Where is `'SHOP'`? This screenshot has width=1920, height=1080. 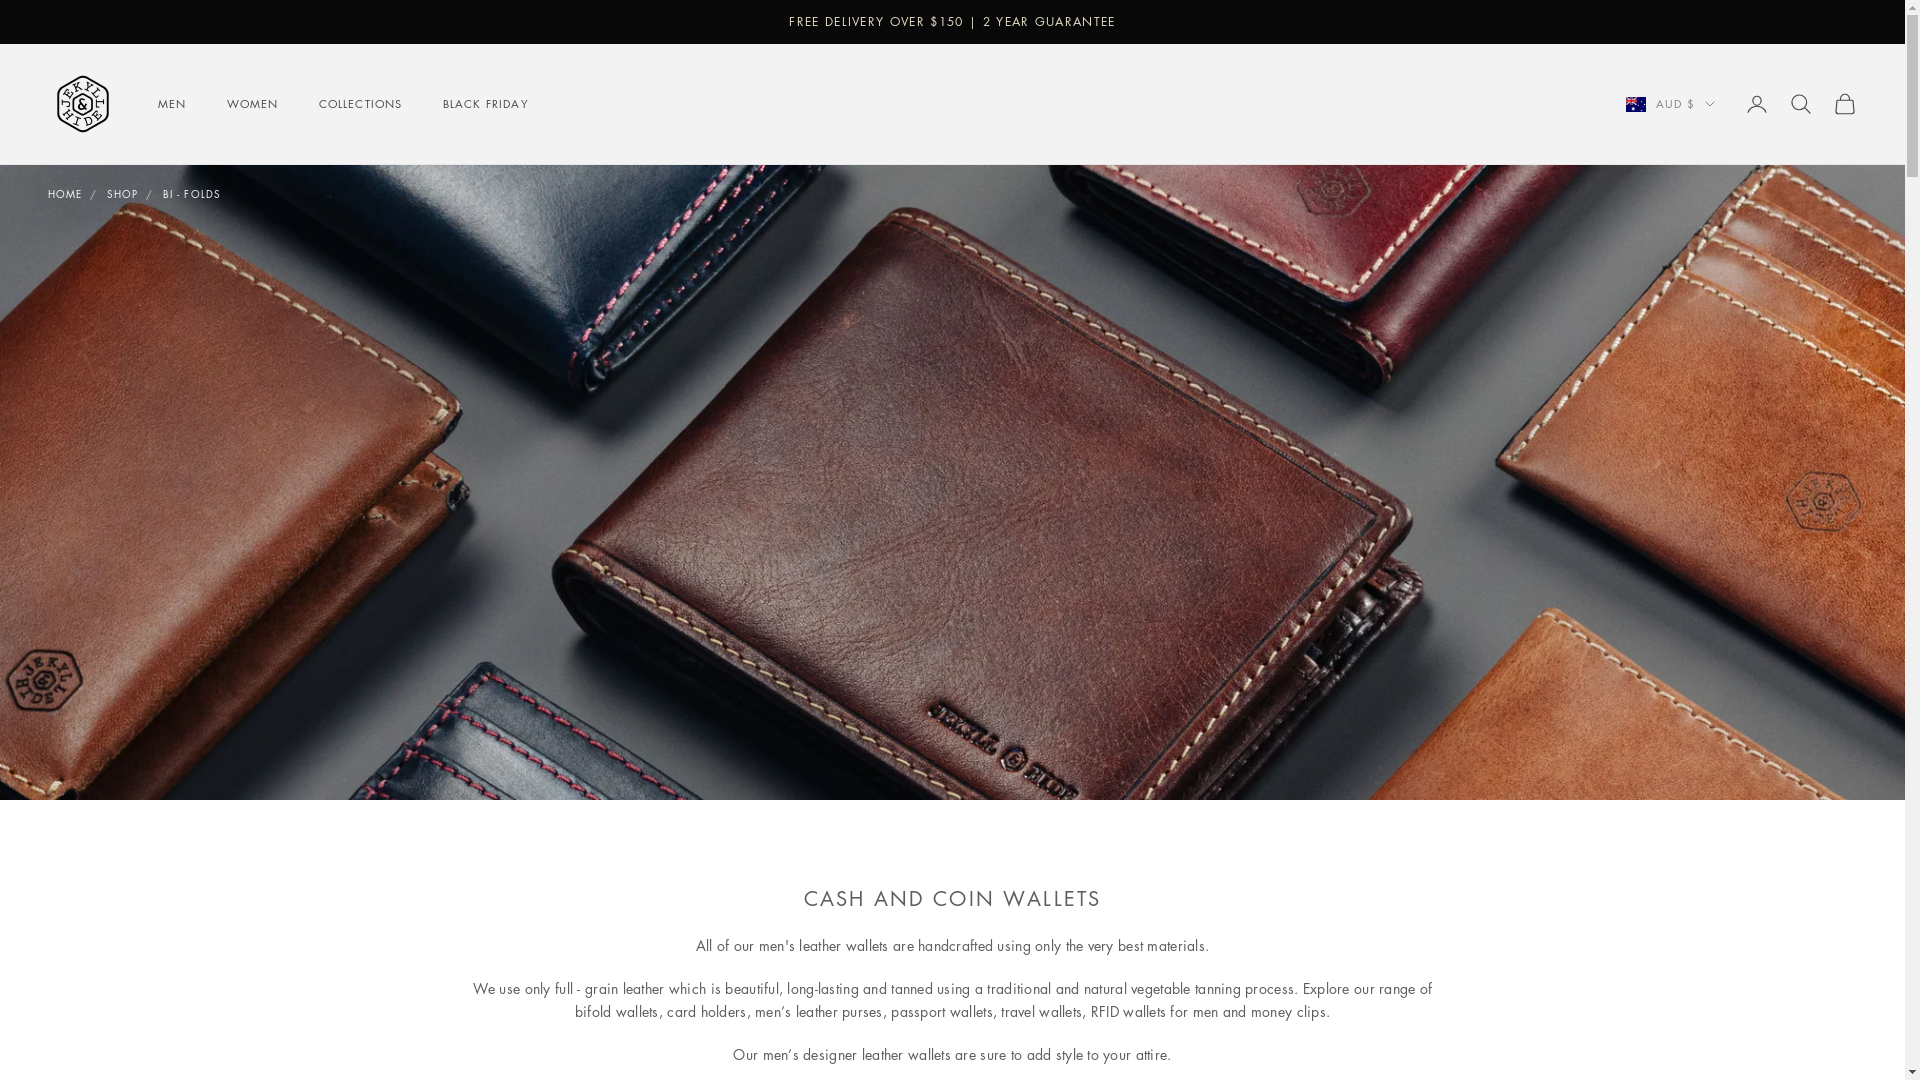
'SHOP' is located at coordinates (105, 193).